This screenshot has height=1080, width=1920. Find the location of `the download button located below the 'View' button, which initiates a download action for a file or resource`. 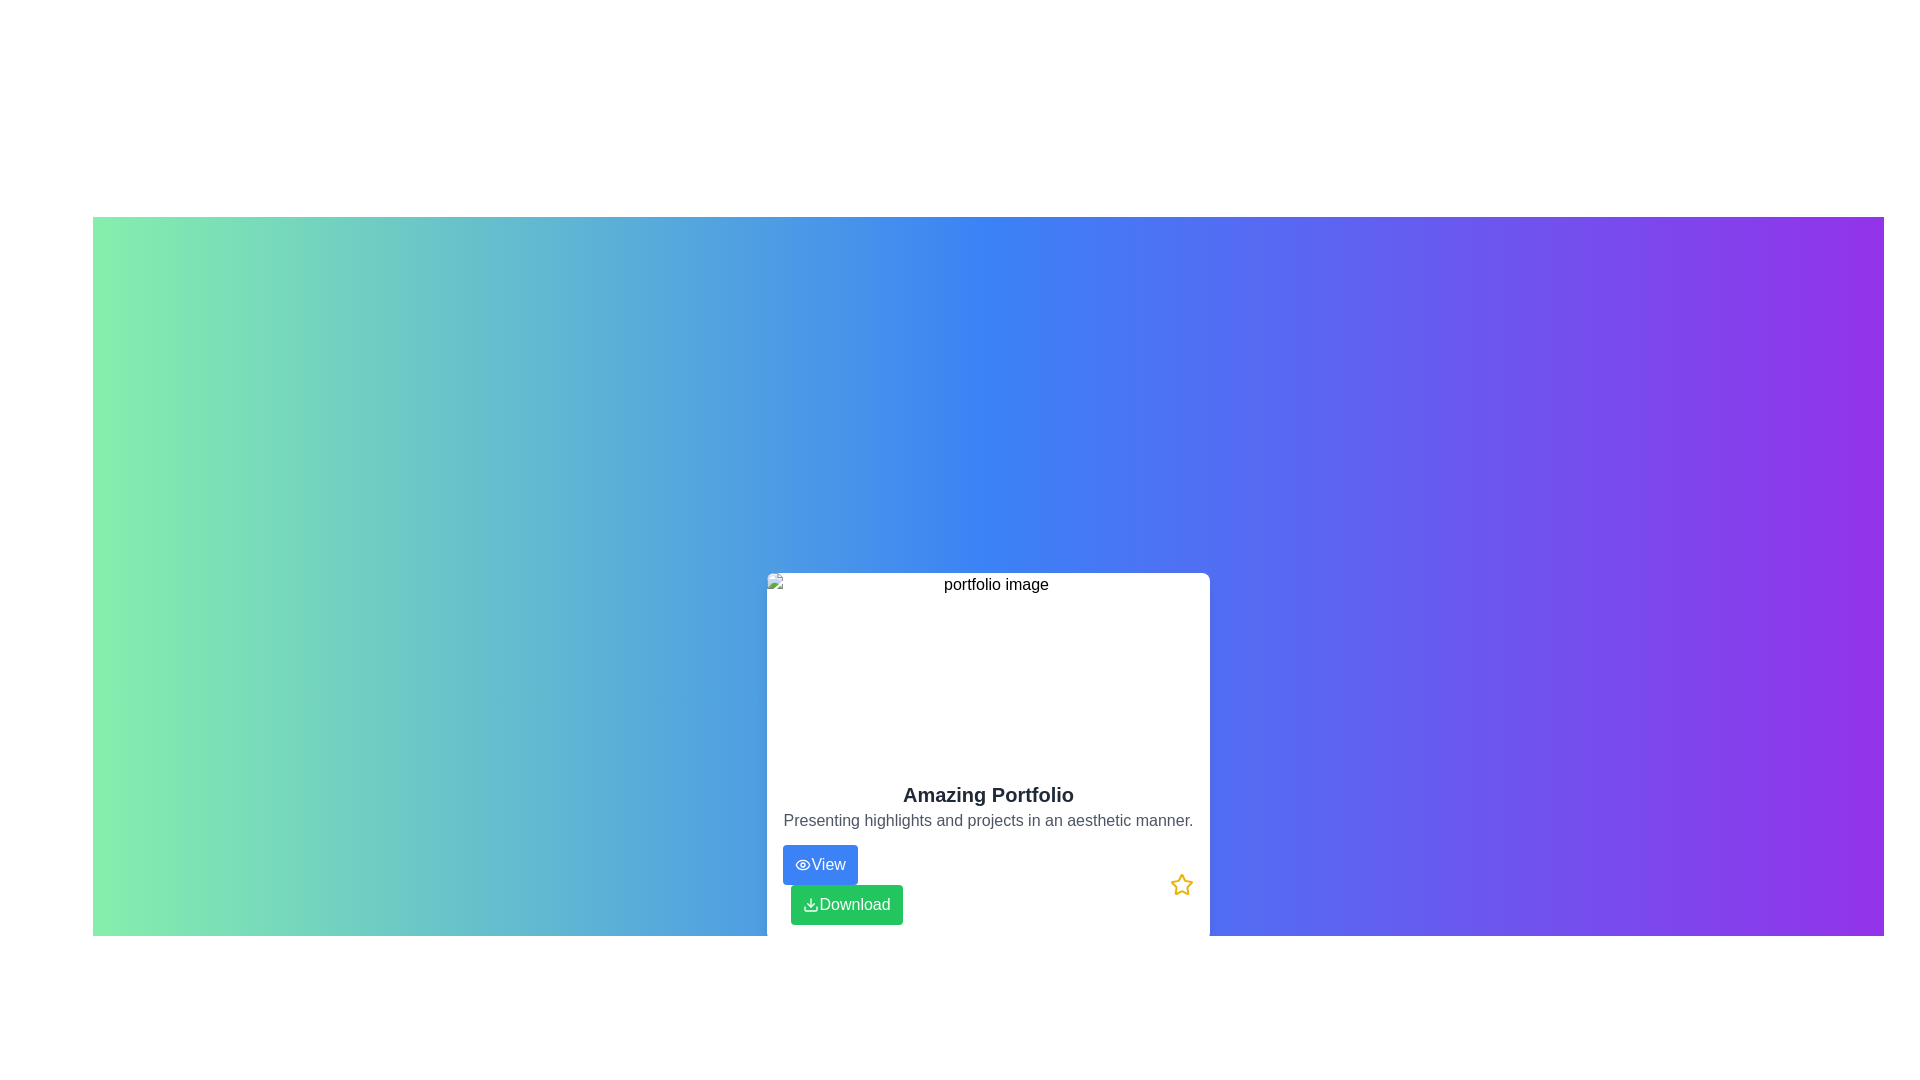

the download button located below the 'View' button, which initiates a download action for a file or resource is located at coordinates (847, 905).